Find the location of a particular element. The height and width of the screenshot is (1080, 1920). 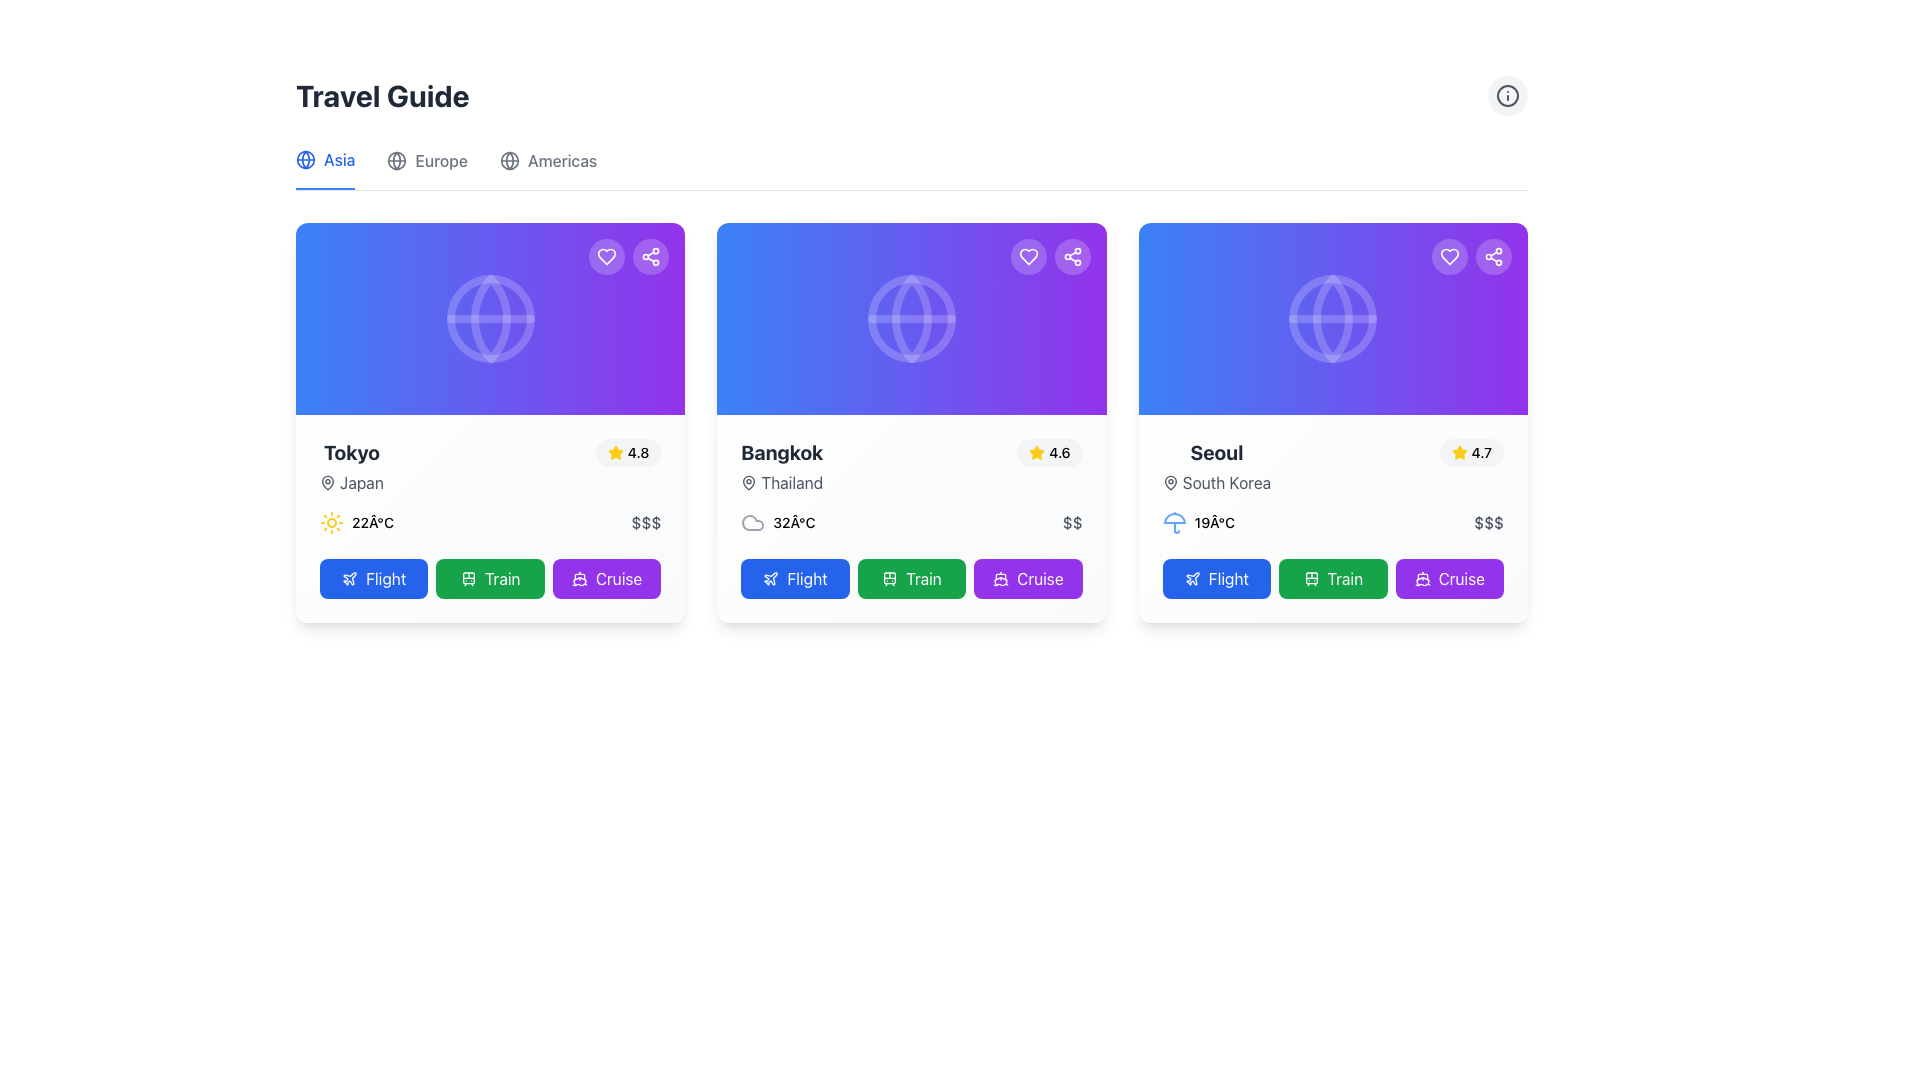

the third card in the grid layout, which has a gradient background from blue to purple and displays 'Seoul' is located at coordinates (1333, 422).